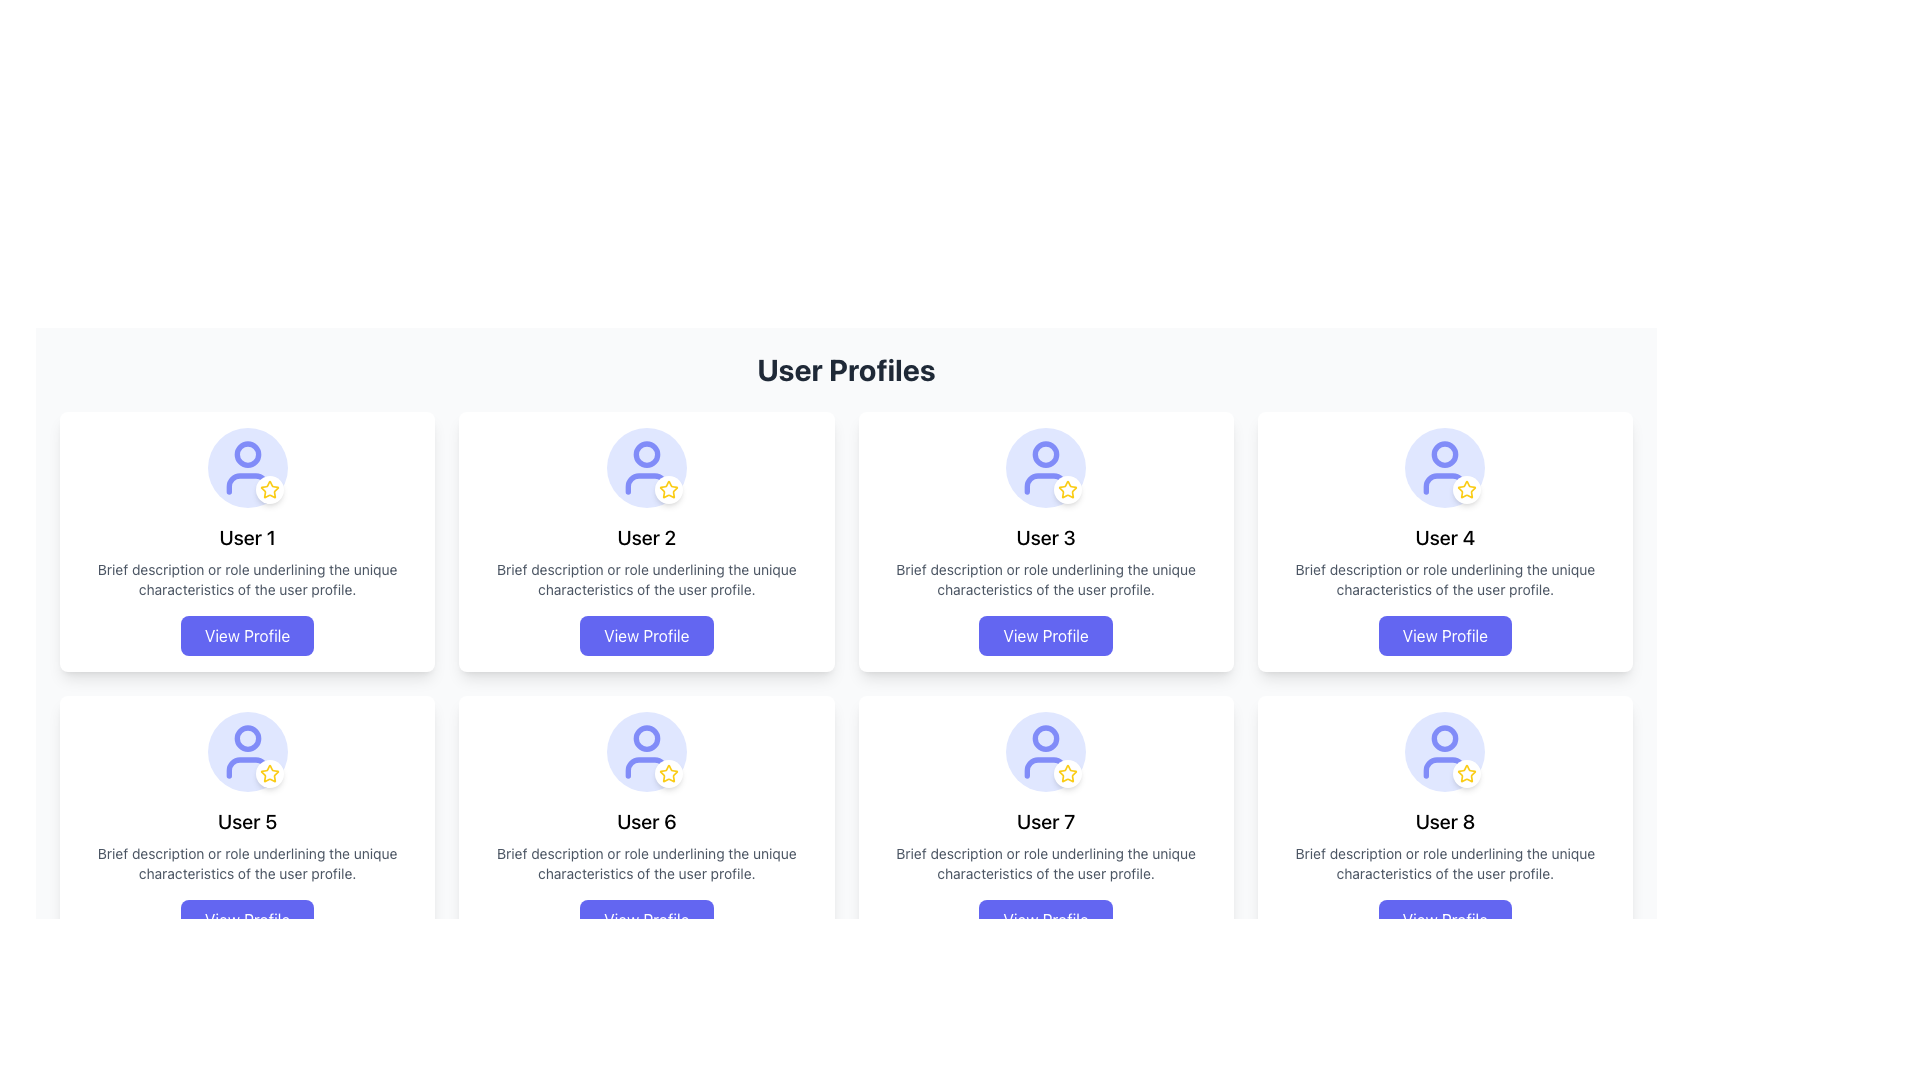 This screenshot has height=1080, width=1920. Describe the element at coordinates (246, 920) in the screenshot. I see `the interactive button located at the bottom-center of the card labeled 'User 5'` at that location.